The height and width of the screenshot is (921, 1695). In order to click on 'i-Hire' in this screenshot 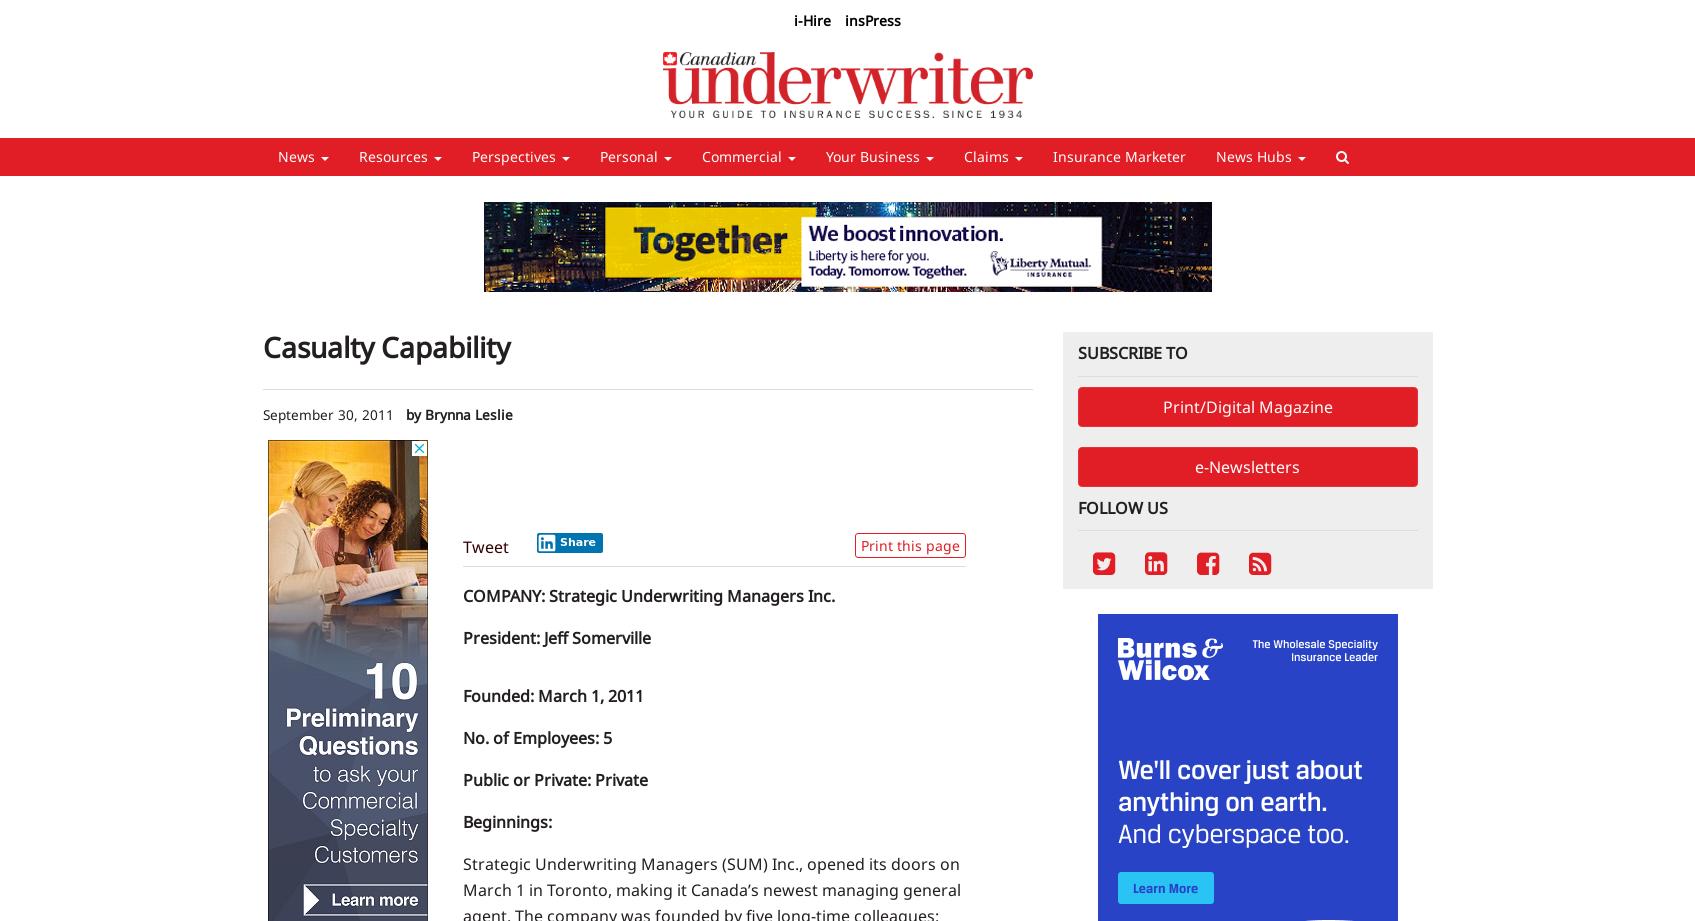, I will do `click(812, 20)`.